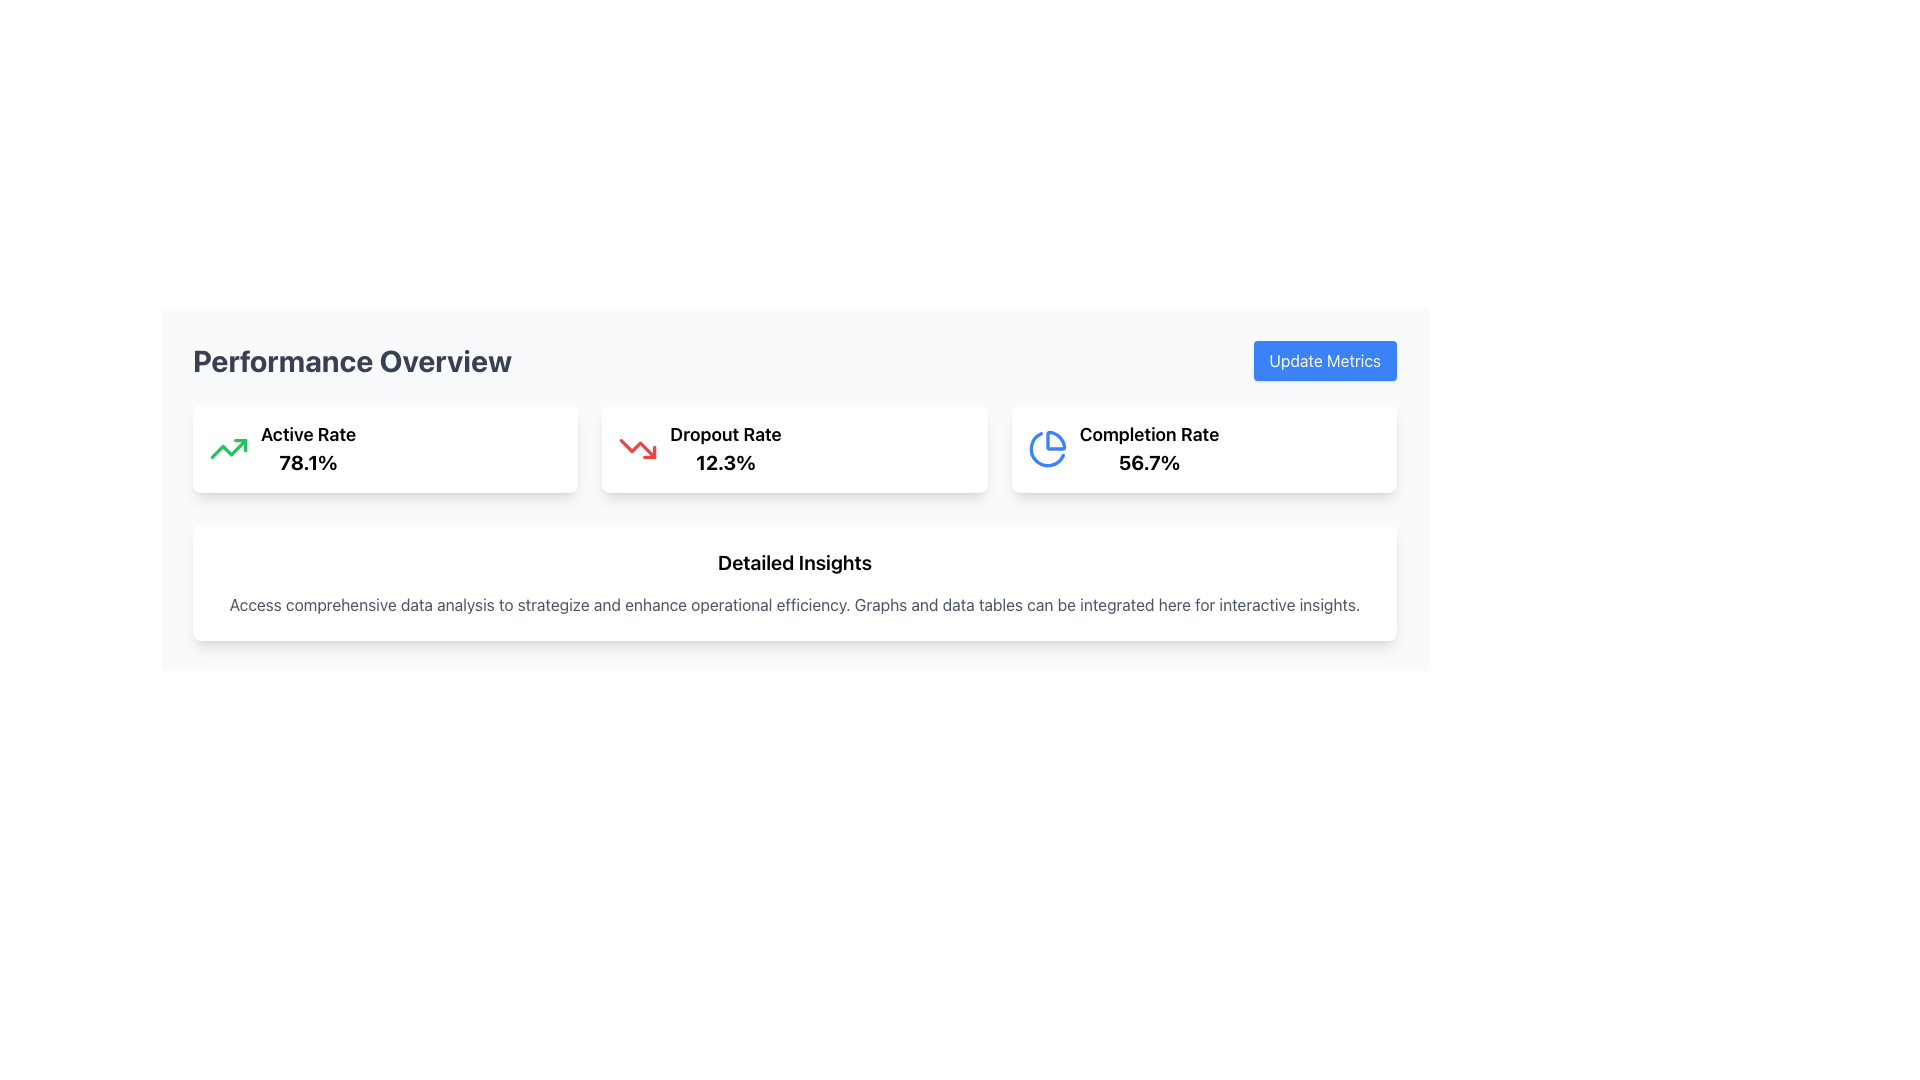 The image size is (1920, 1080). I want to click on the SVG-based growth icon representation, so click(229, 447).